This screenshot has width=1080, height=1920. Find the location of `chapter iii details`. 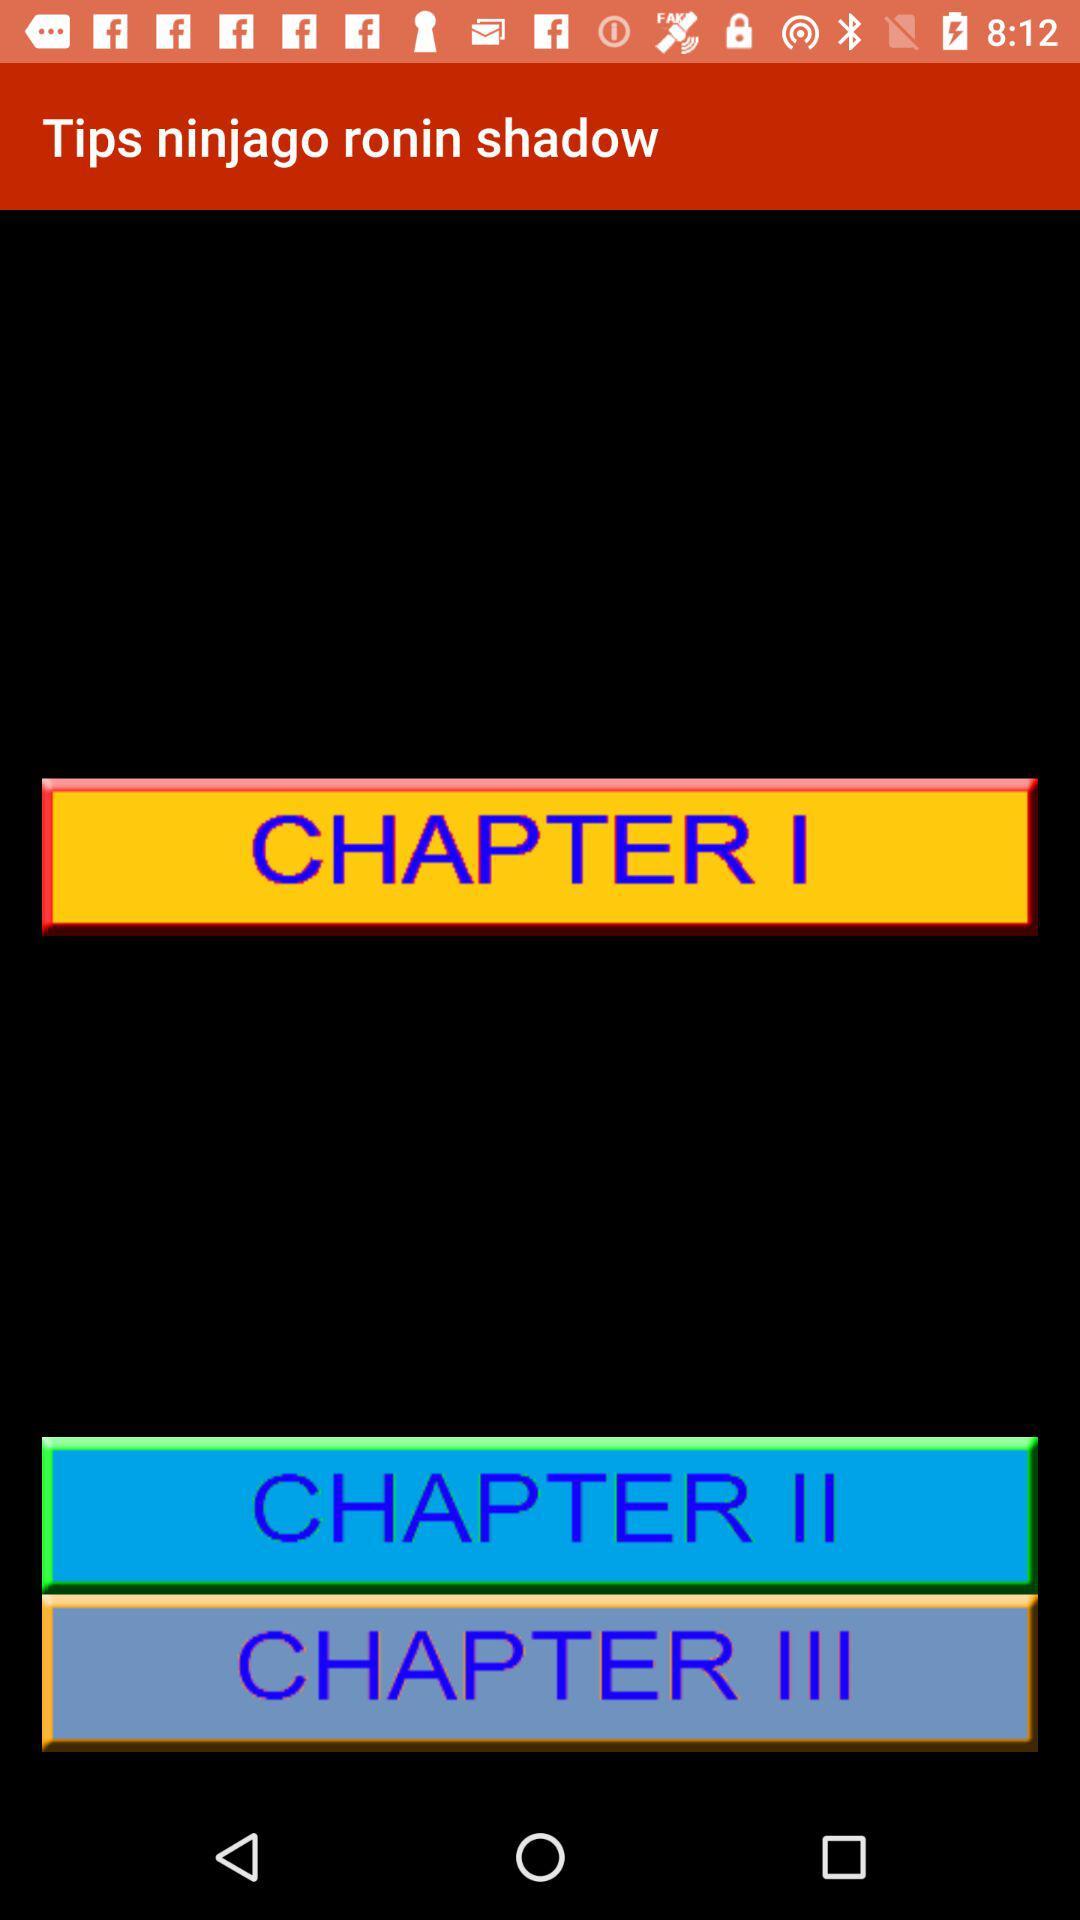

chapter iii details is located at coordinates (540, 1673).